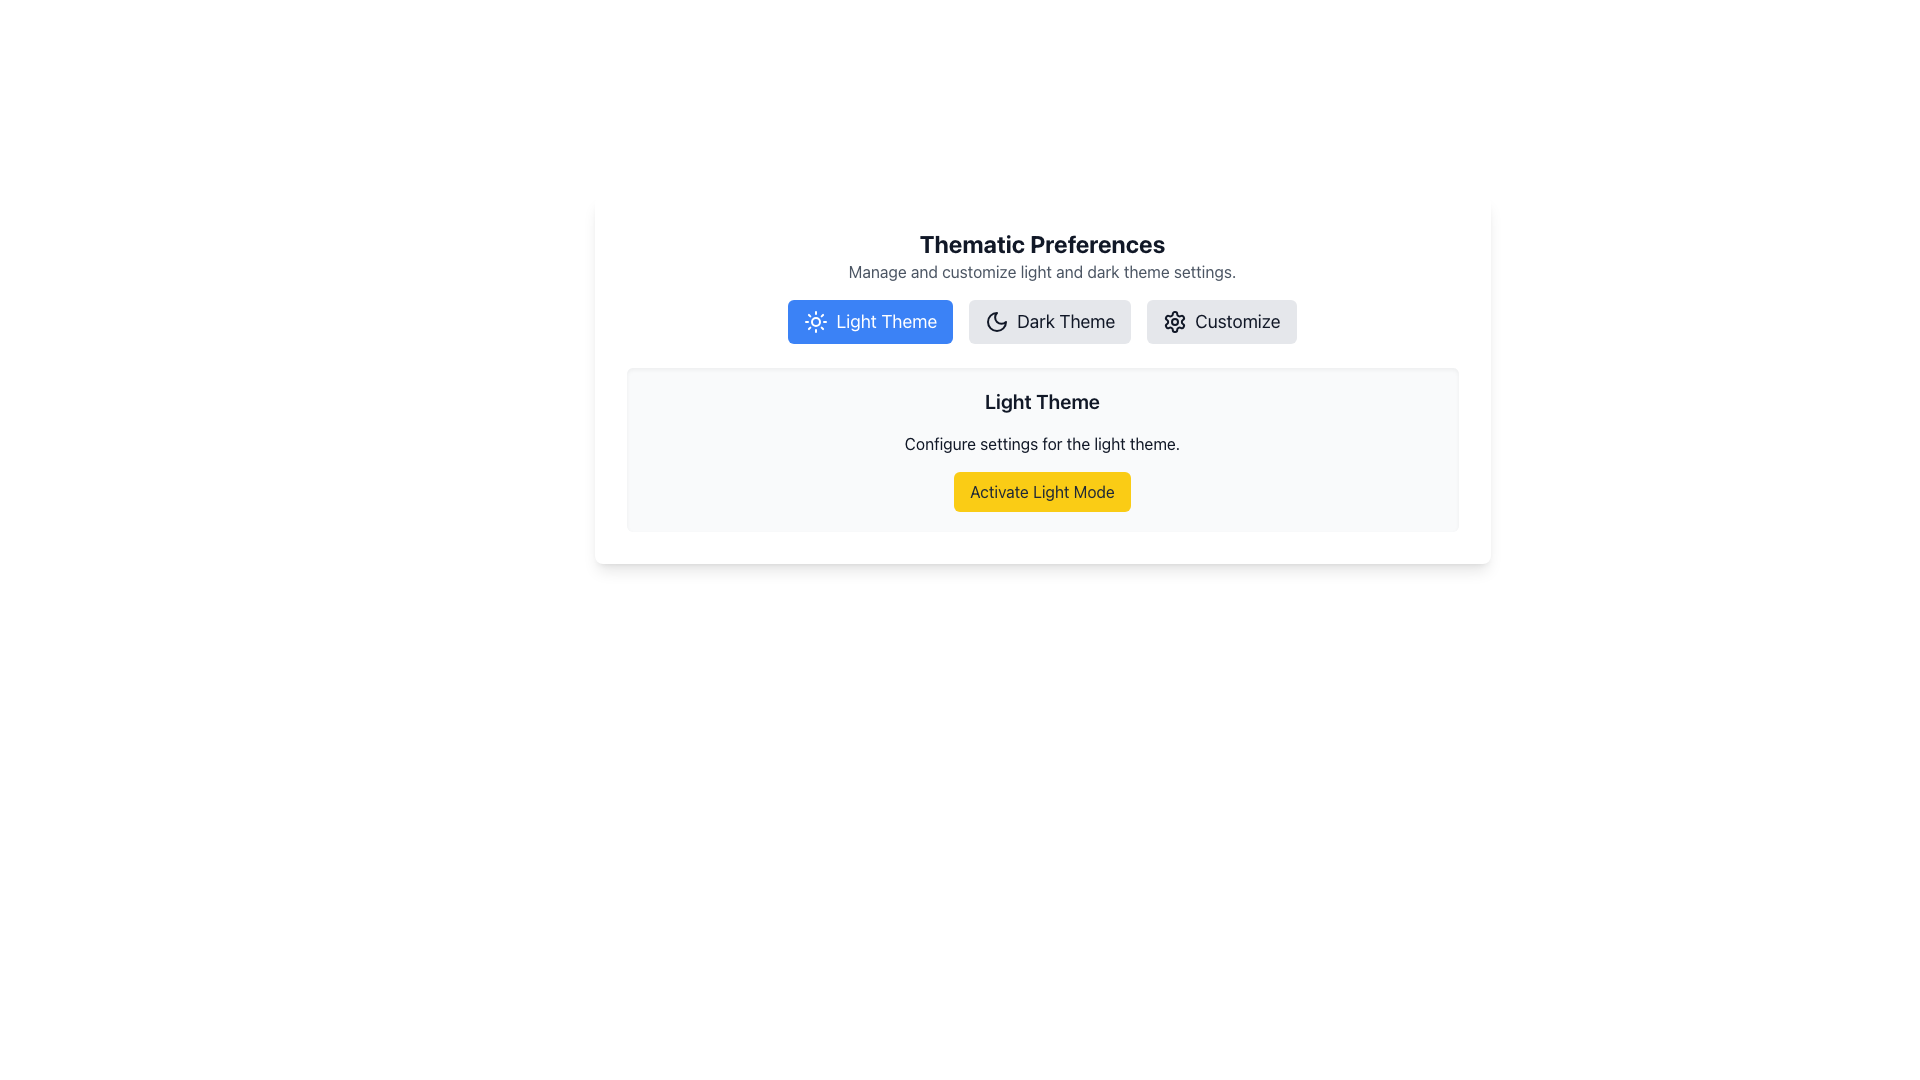 This screenshot has height=1080, width=1920. What do you see at coordinates (1041, 272) in the screenshot?
I see `the Text Label that provides instructions about thematic preferences for light and dark modes, located beneath the header 'Thematic Preferences'` at bounding box center [1041, 272].